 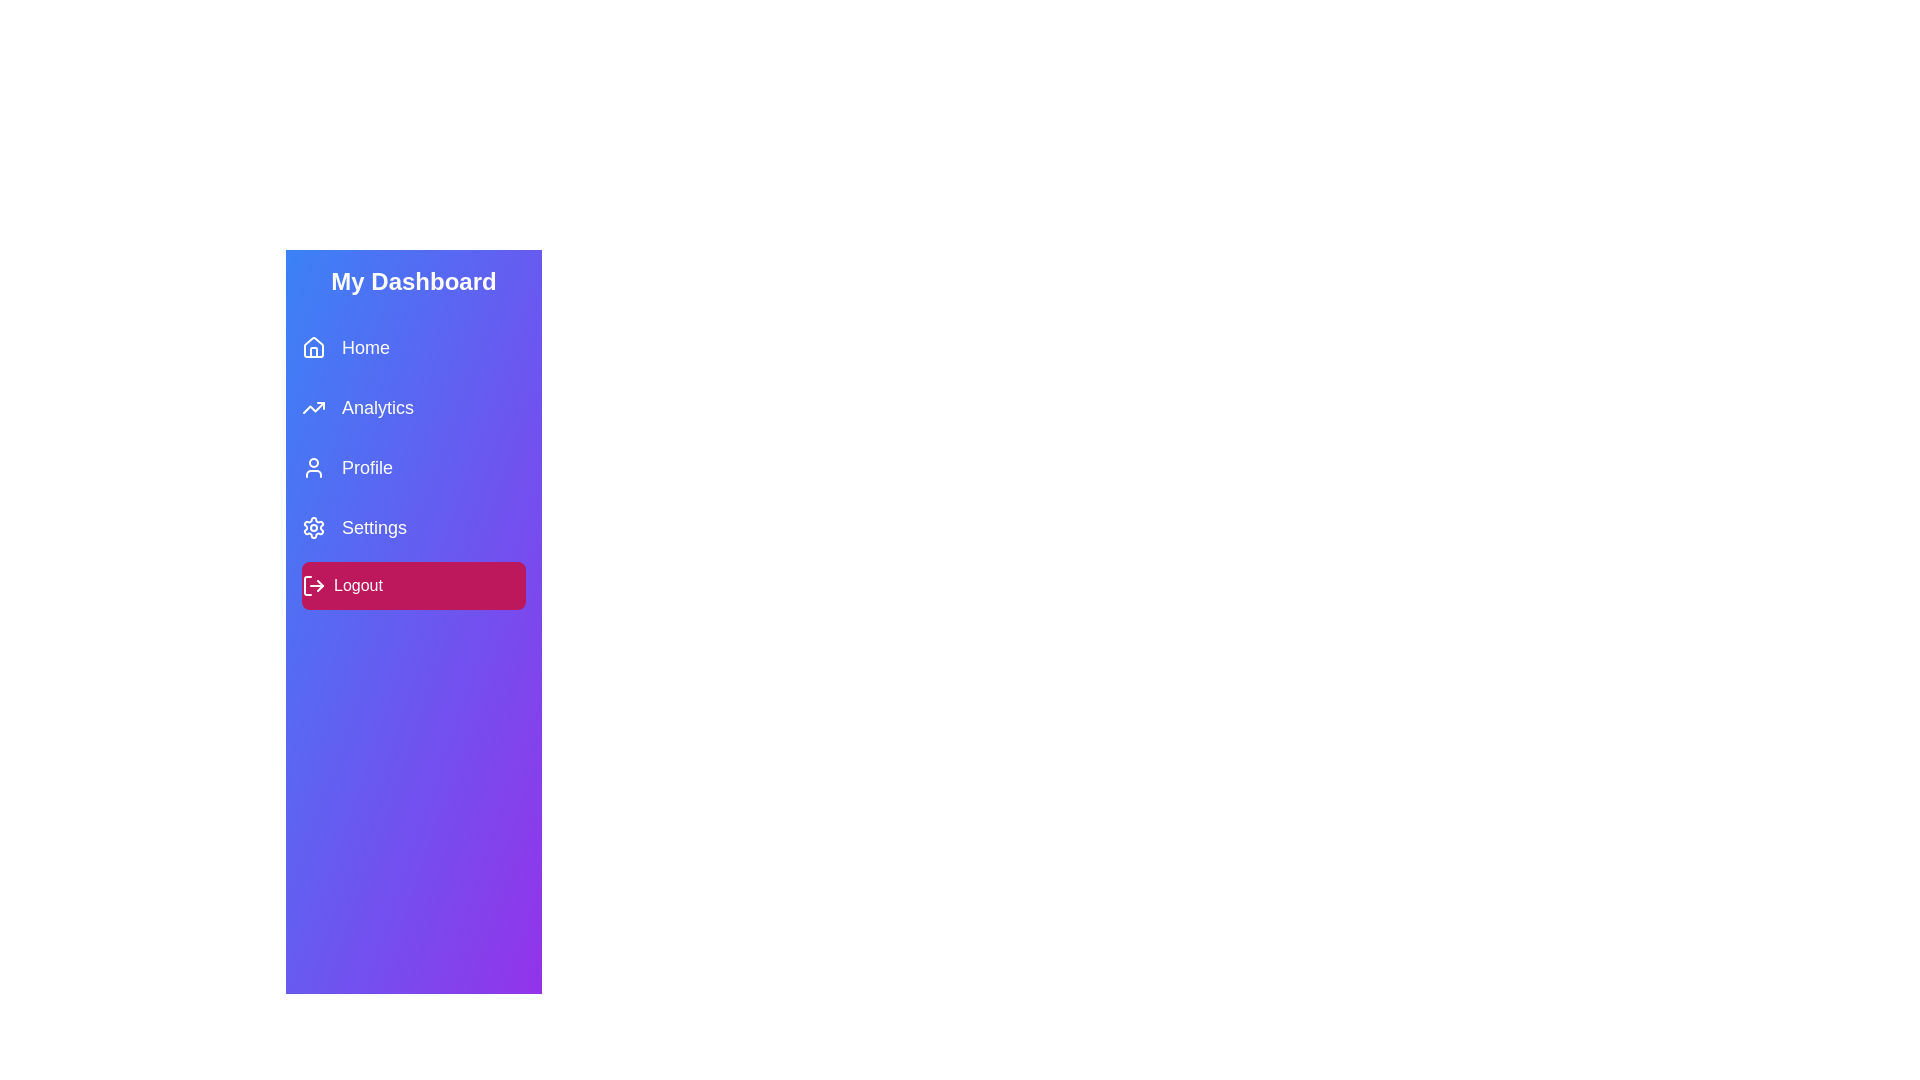 I want to click on the navigation button labeled 'Home' in the vertical menu located beneath 'My Dashboard', so click(x=412, y=346).